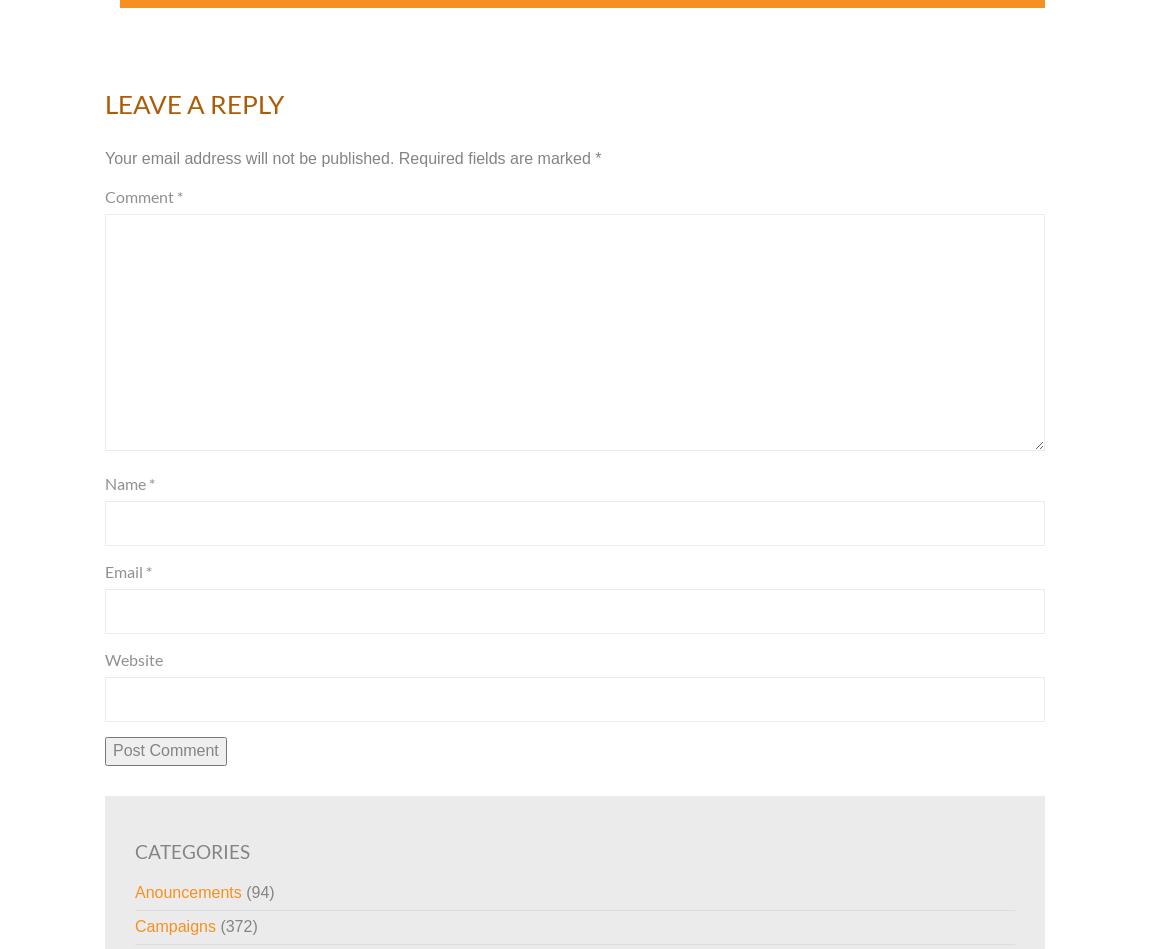  Describe the element at coordinates (256, 891) in the screenshot. I see `'(94)'` at that location.